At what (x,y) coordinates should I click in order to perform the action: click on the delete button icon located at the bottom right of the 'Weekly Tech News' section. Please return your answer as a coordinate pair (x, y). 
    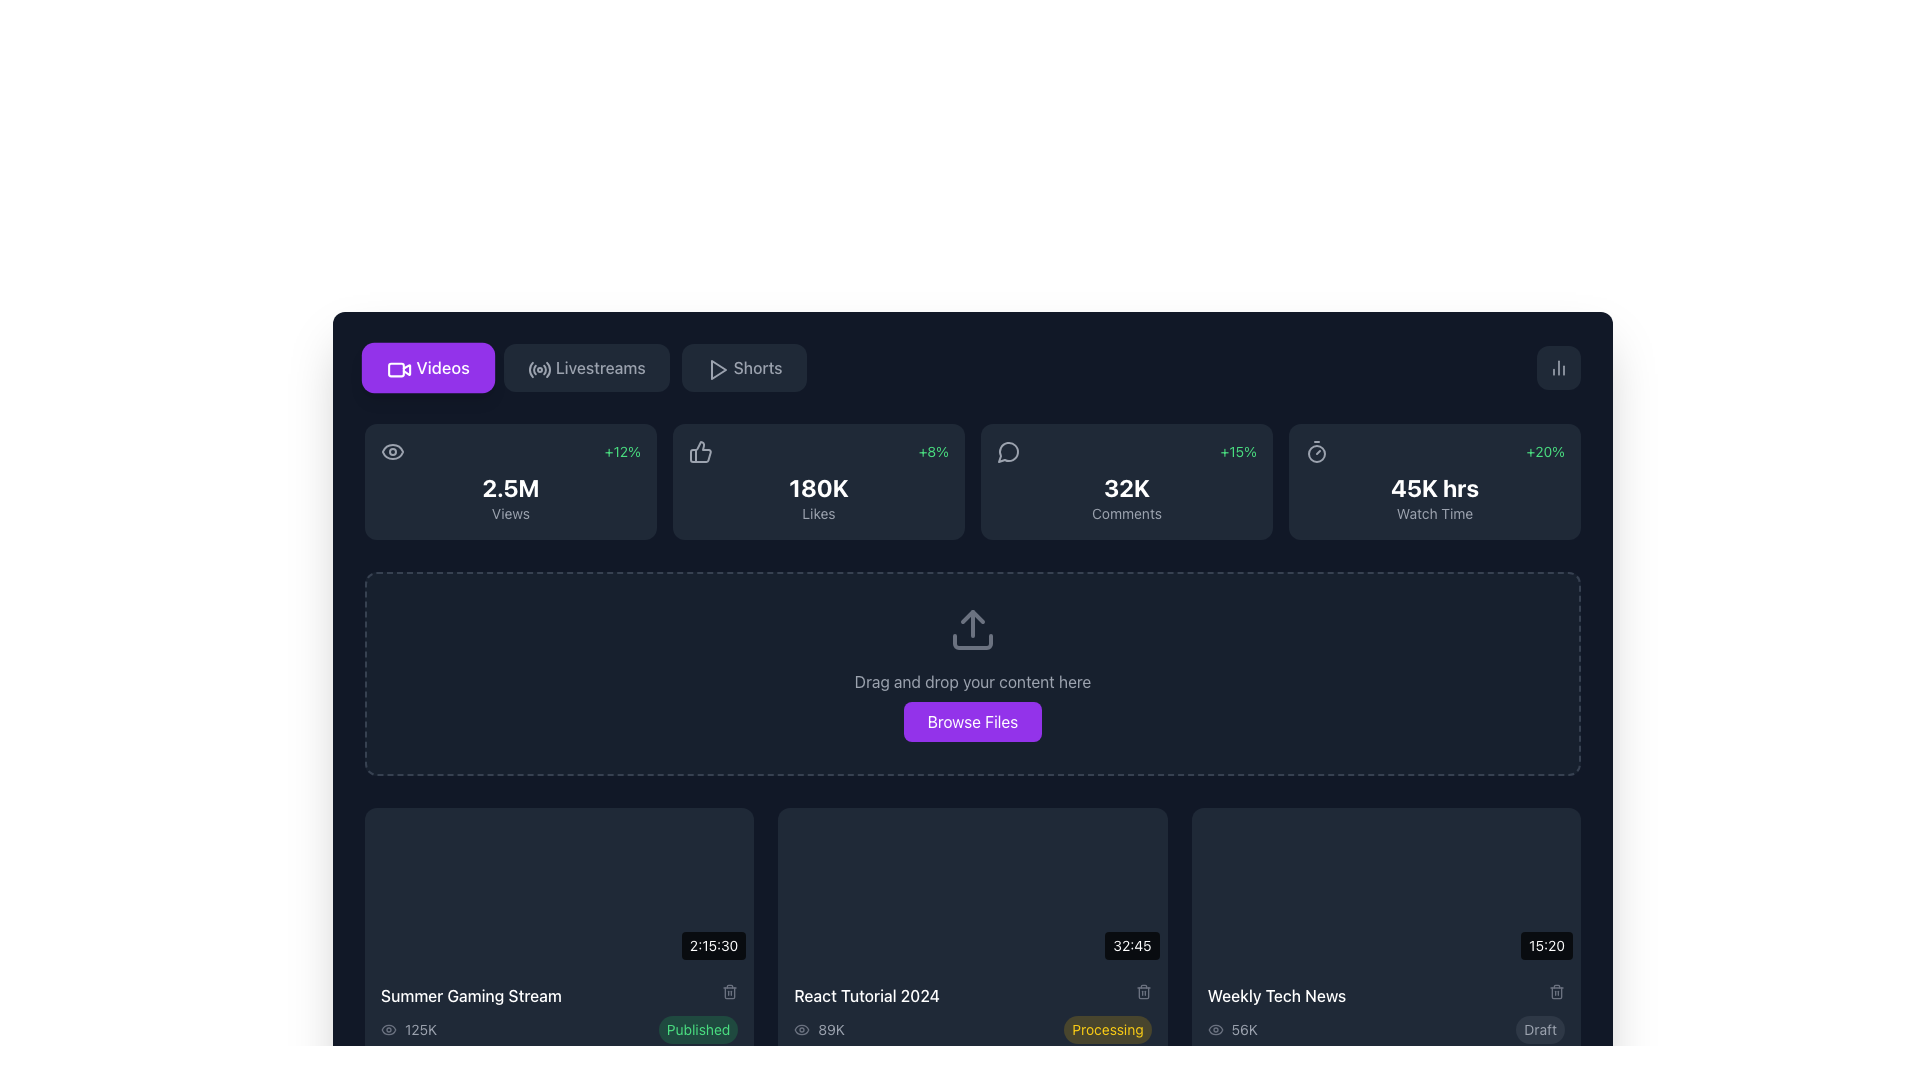
    Looking at the image, I should click on (1555, 991).